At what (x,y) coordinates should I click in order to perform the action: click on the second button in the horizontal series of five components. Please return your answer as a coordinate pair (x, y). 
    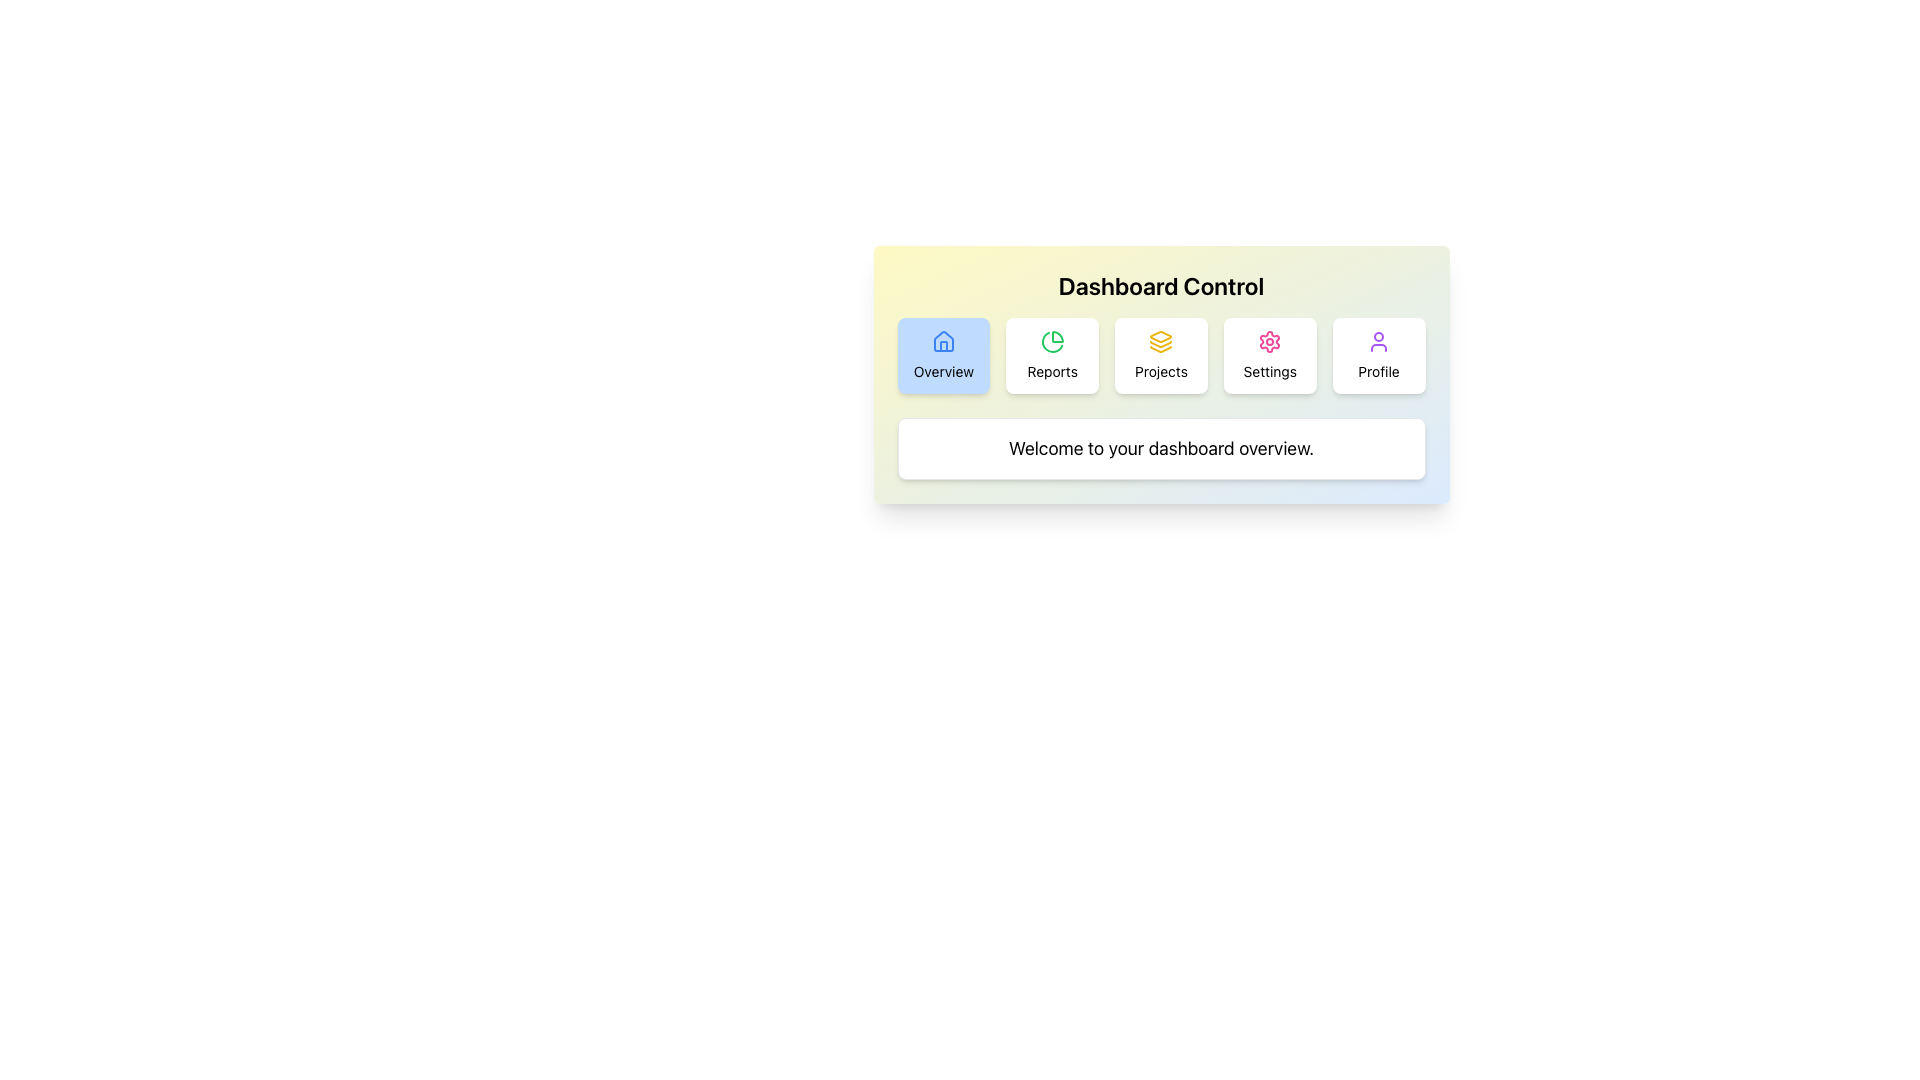
    Looking at the image, I should click on (1051, 354).